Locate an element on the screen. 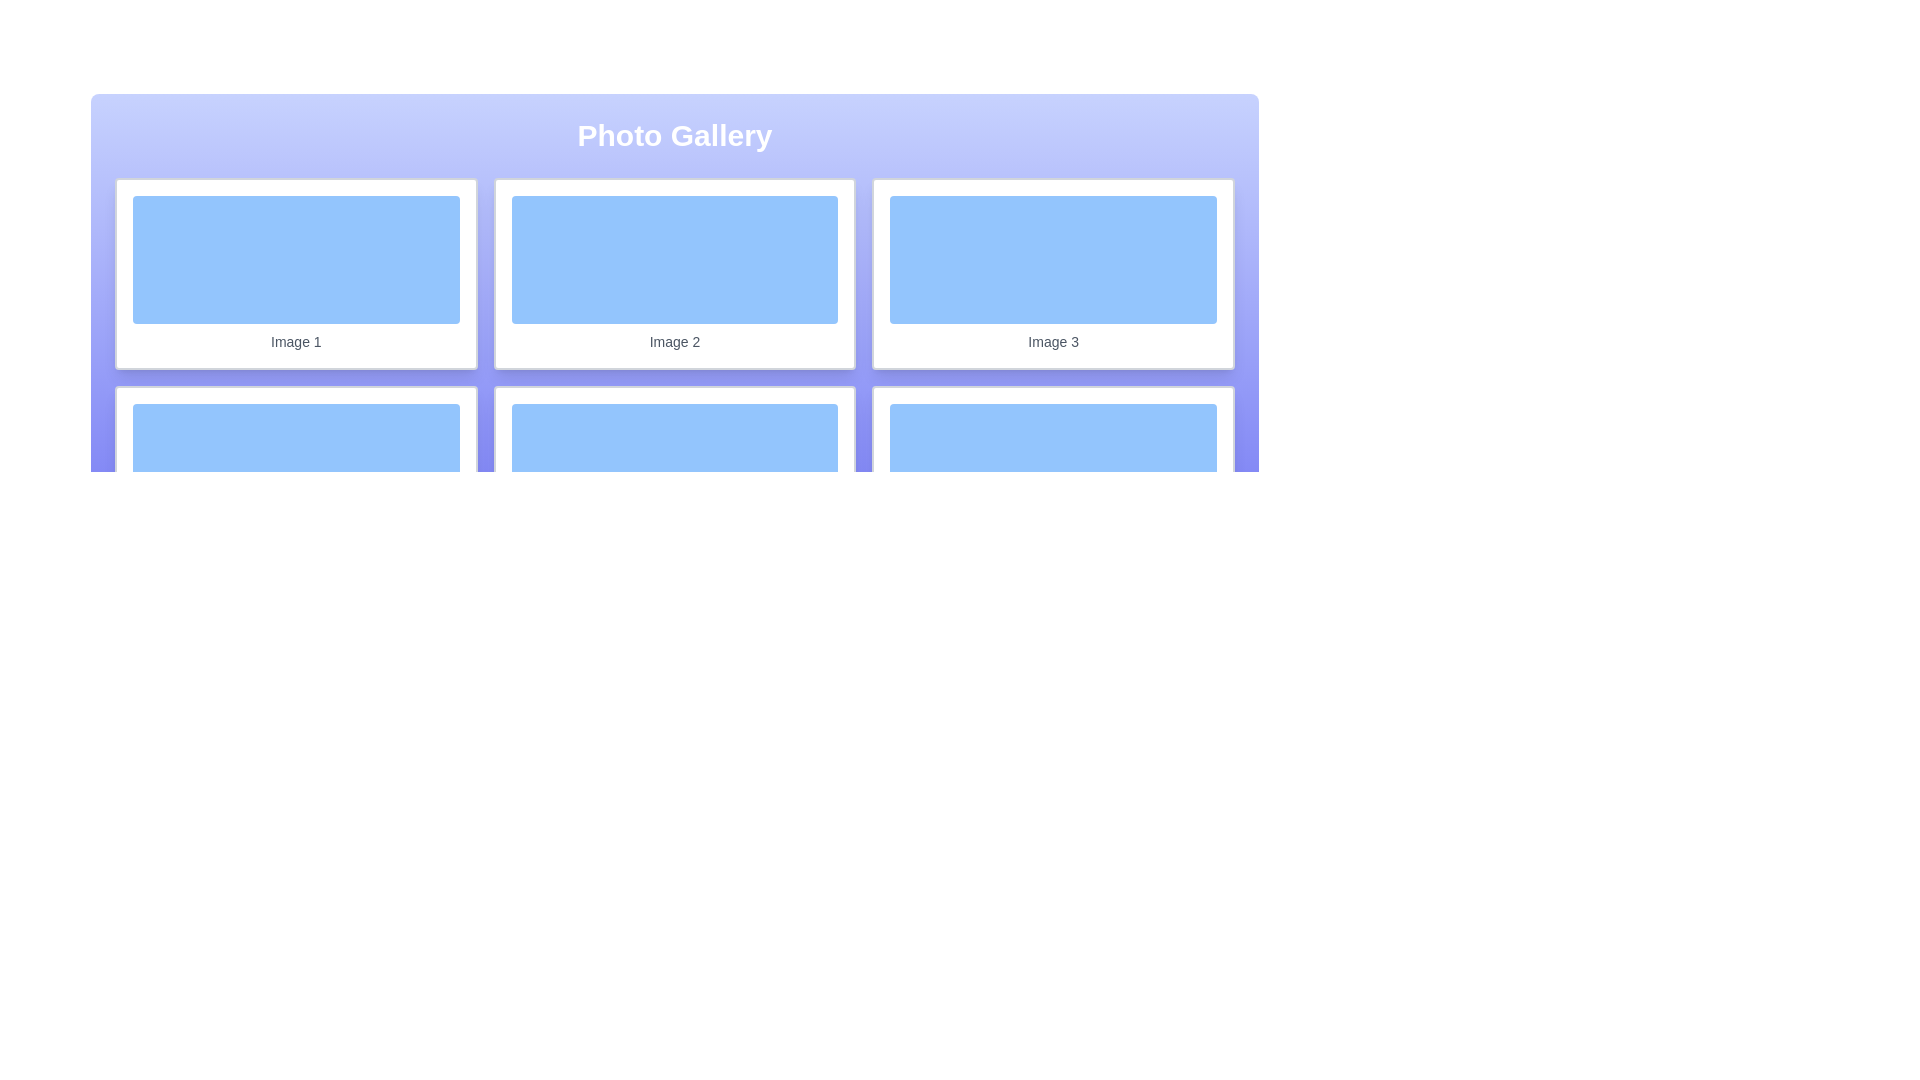  the descriptive label located underneath the image in the third card of the first row of a grid layout is located at coordinates (1052, 341).